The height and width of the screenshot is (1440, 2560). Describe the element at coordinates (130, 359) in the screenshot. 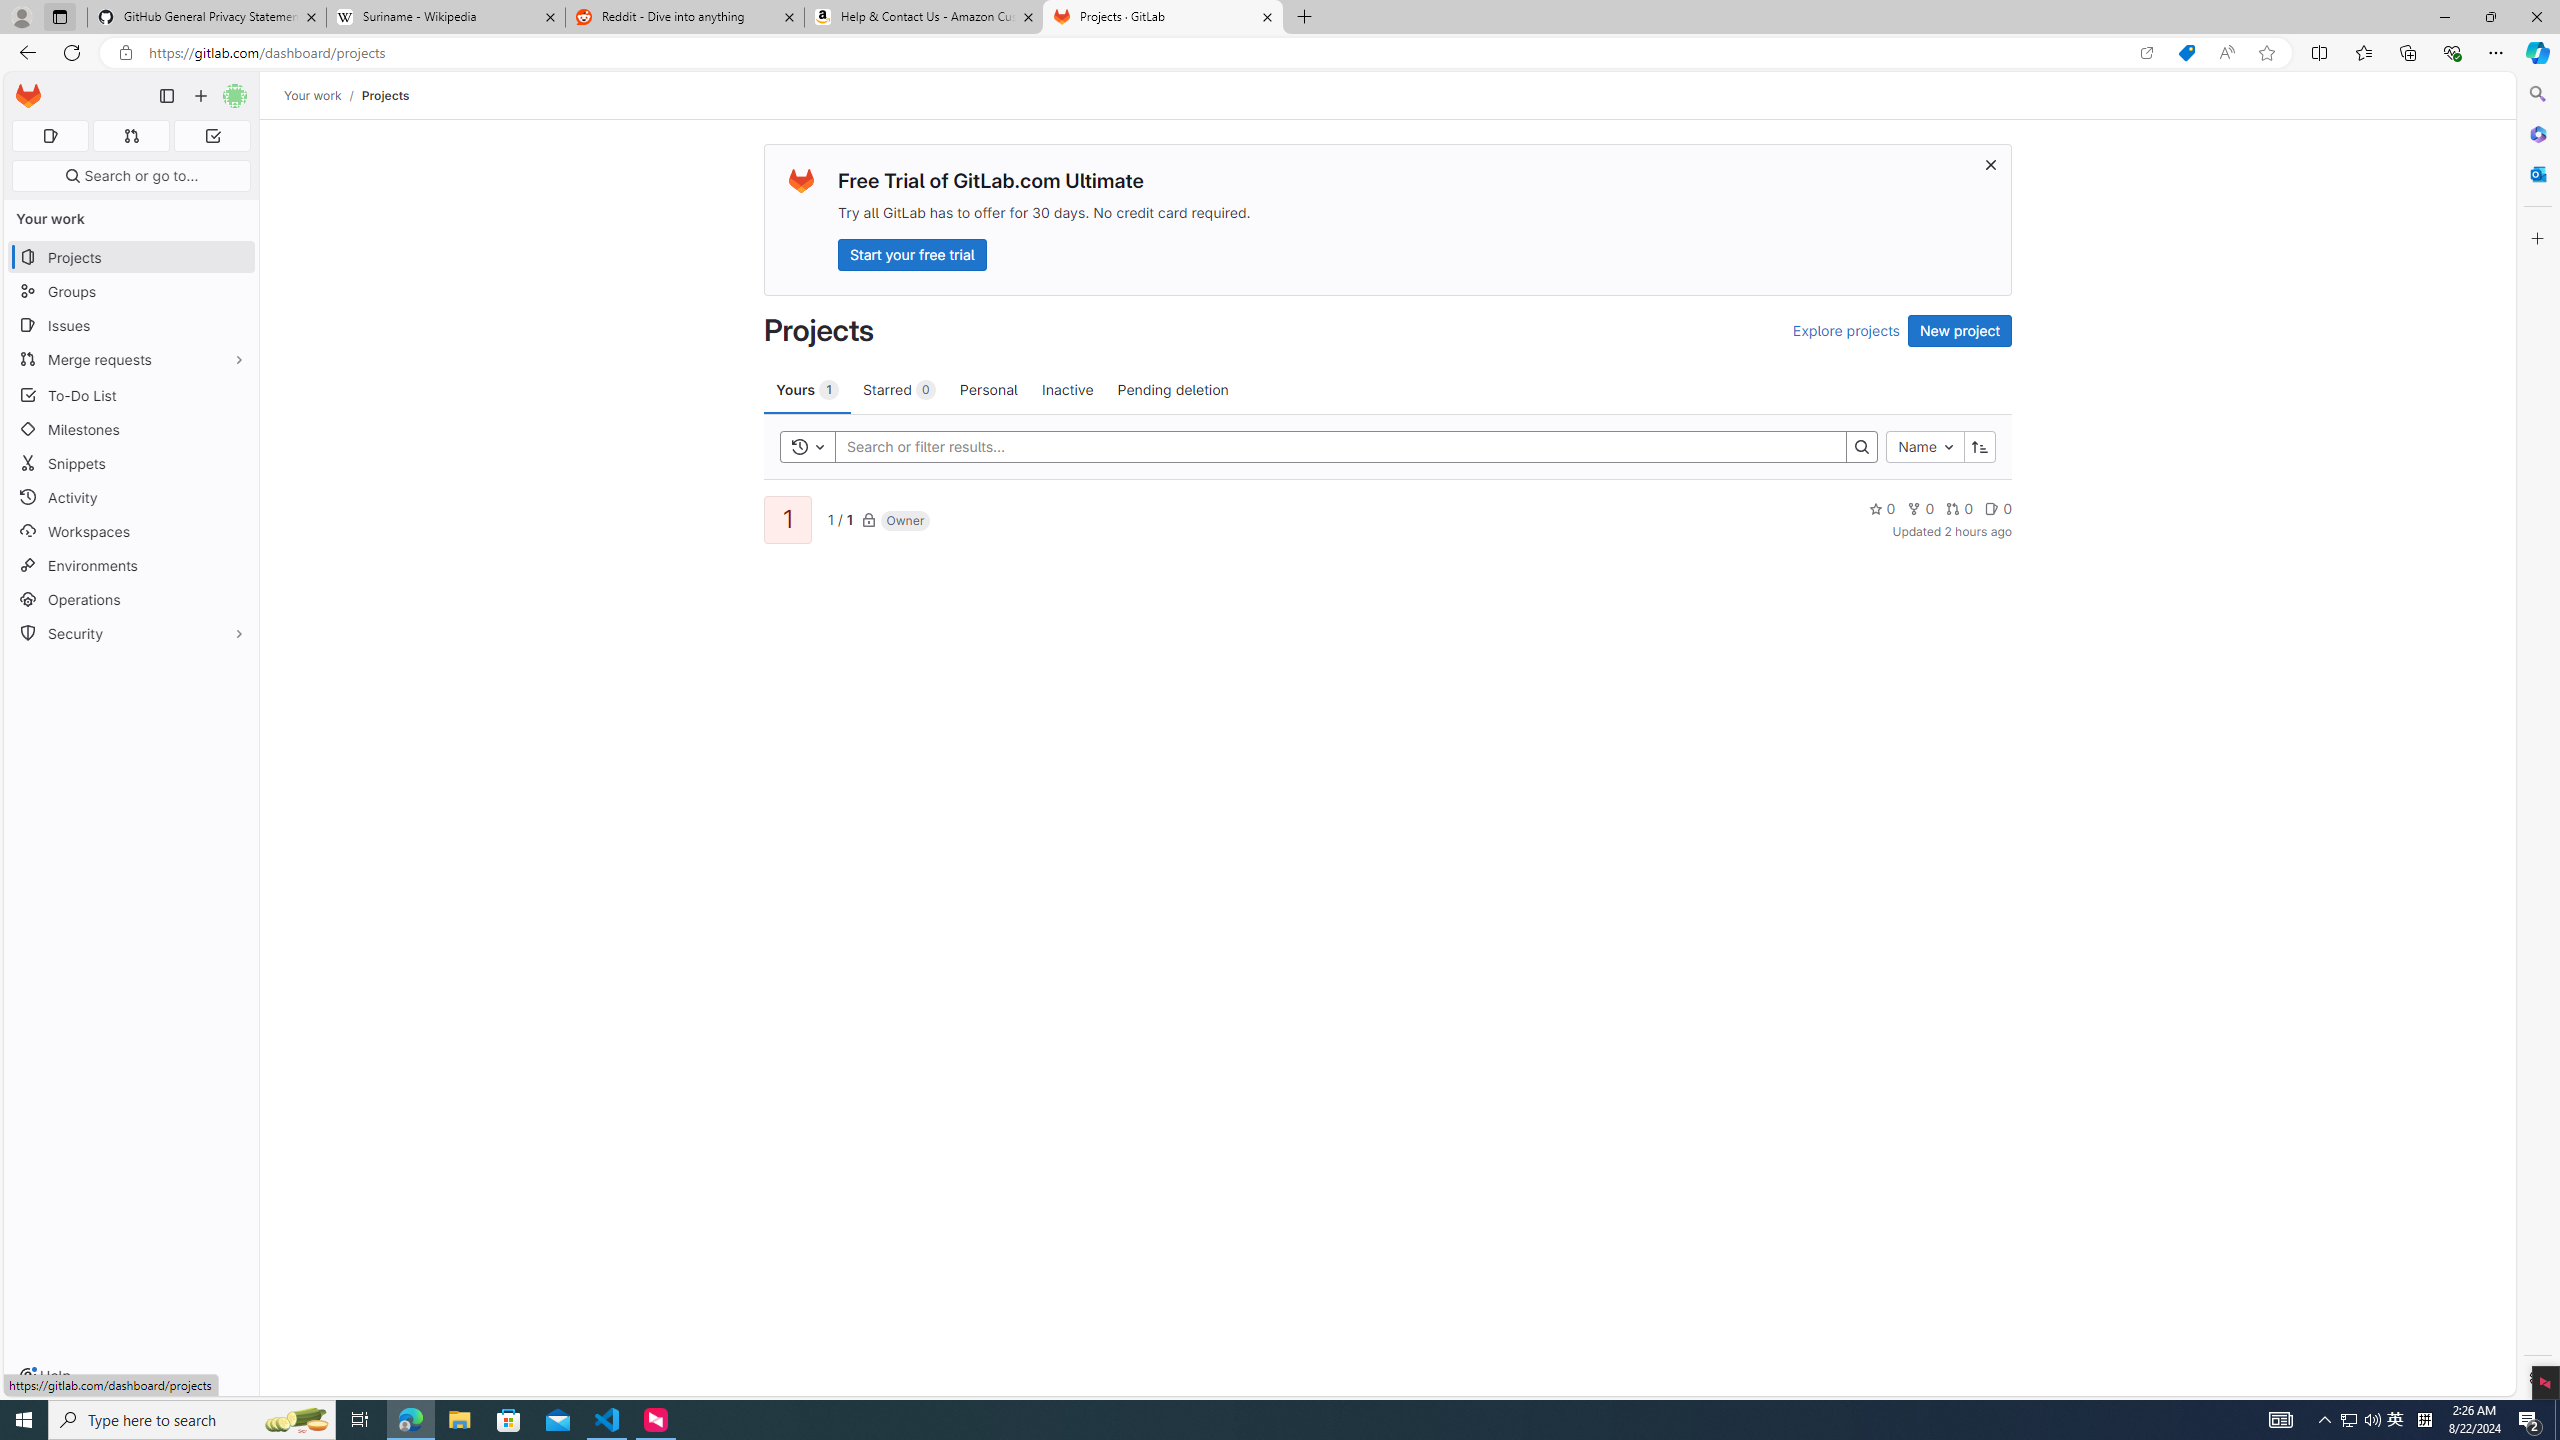

I see `'Merge requests'` at that location.